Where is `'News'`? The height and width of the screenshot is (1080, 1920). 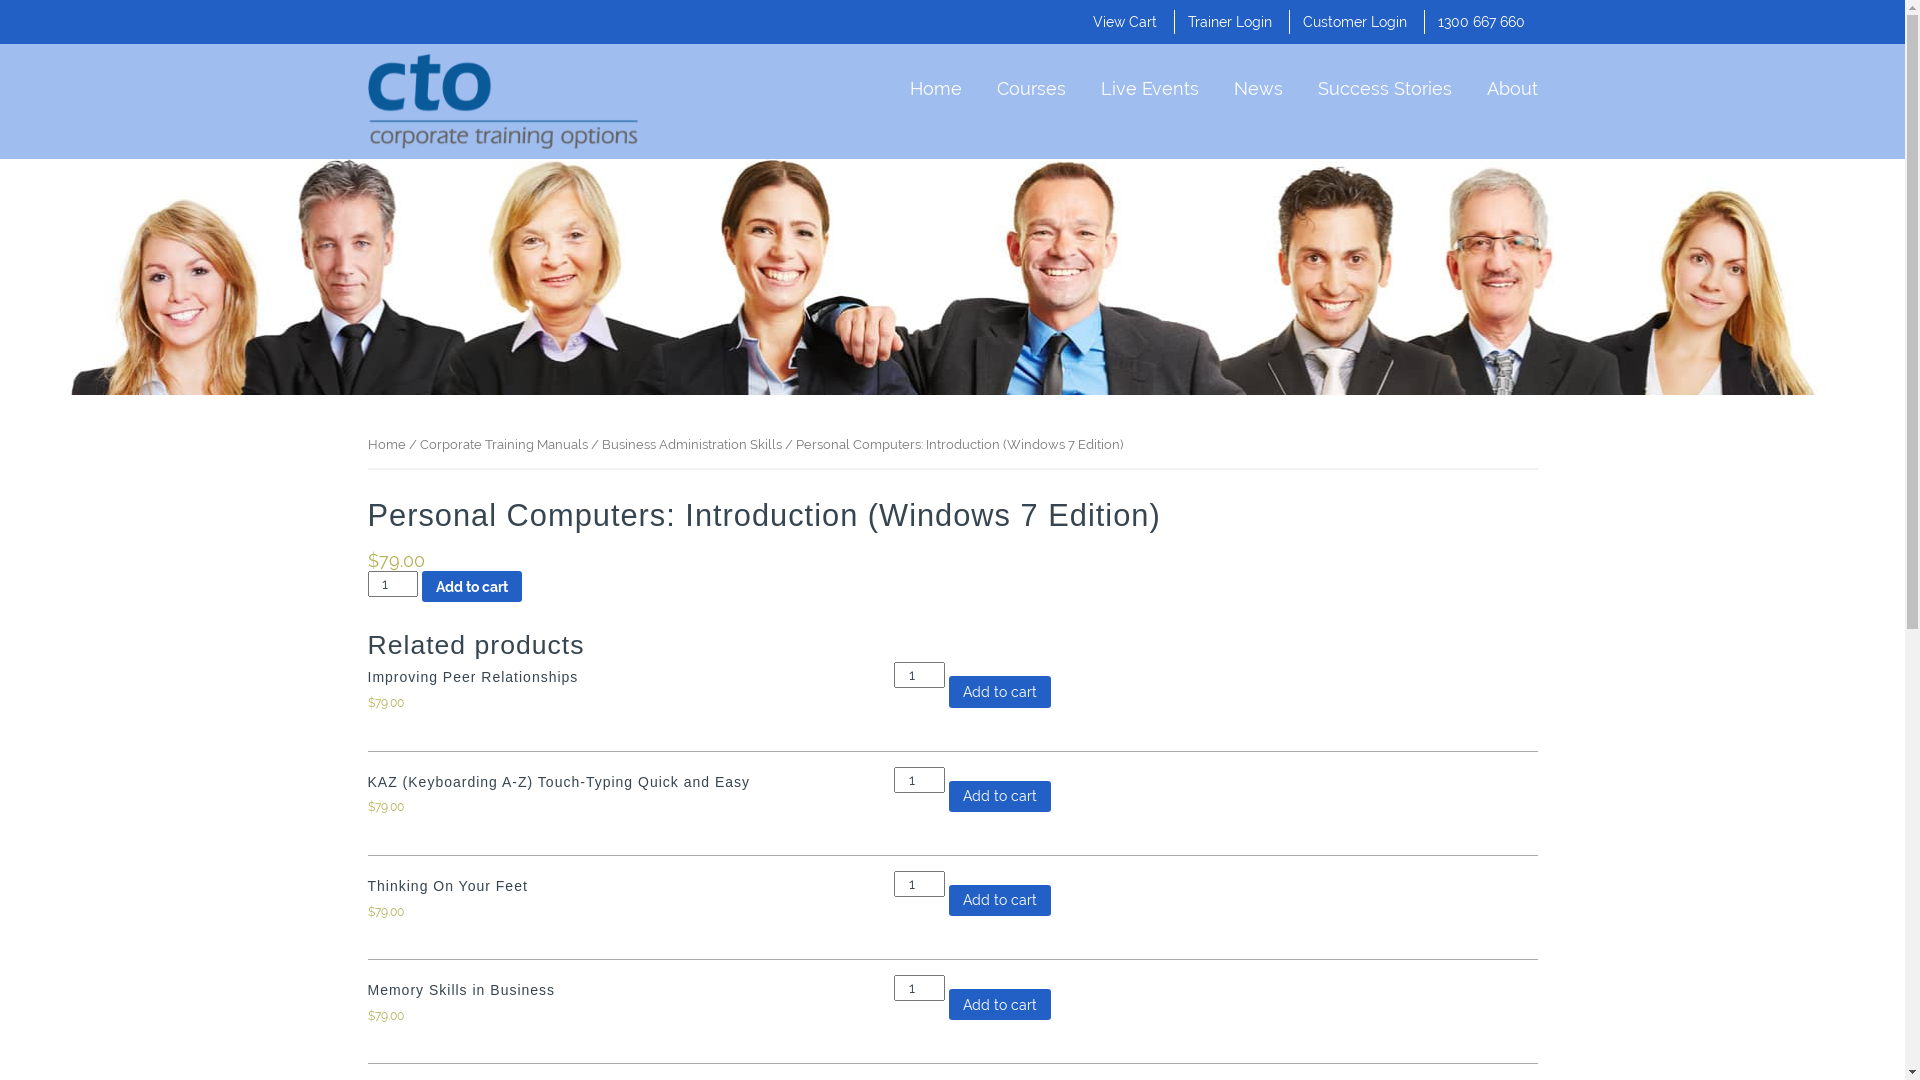
'News' is located at coordinates (1257, 84).